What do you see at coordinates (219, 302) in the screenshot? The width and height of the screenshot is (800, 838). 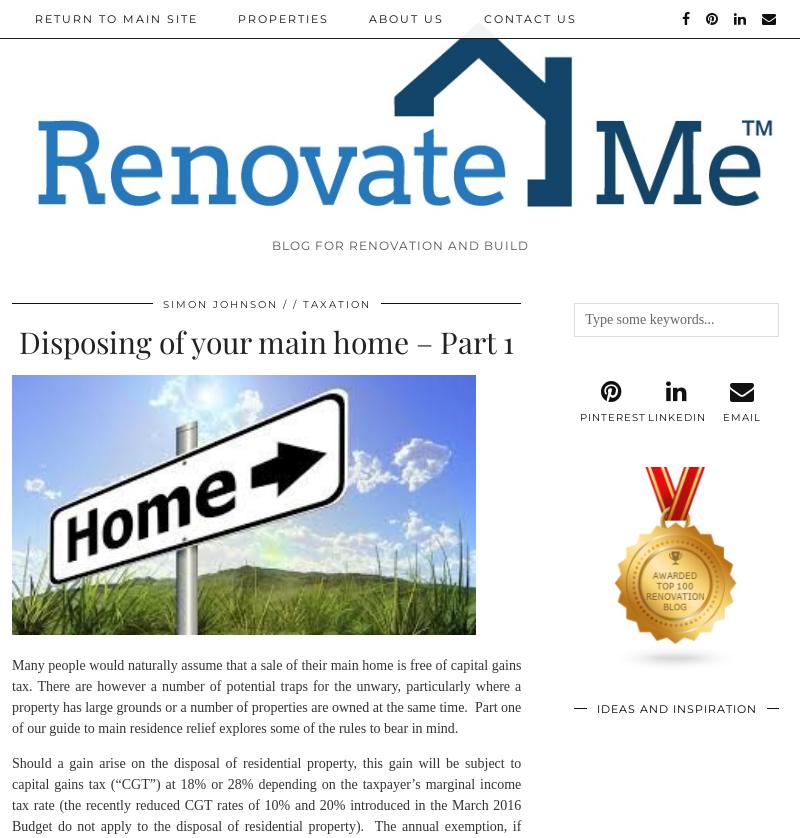 I see `'Simon Johnson'` at bounding box center [219, 302].